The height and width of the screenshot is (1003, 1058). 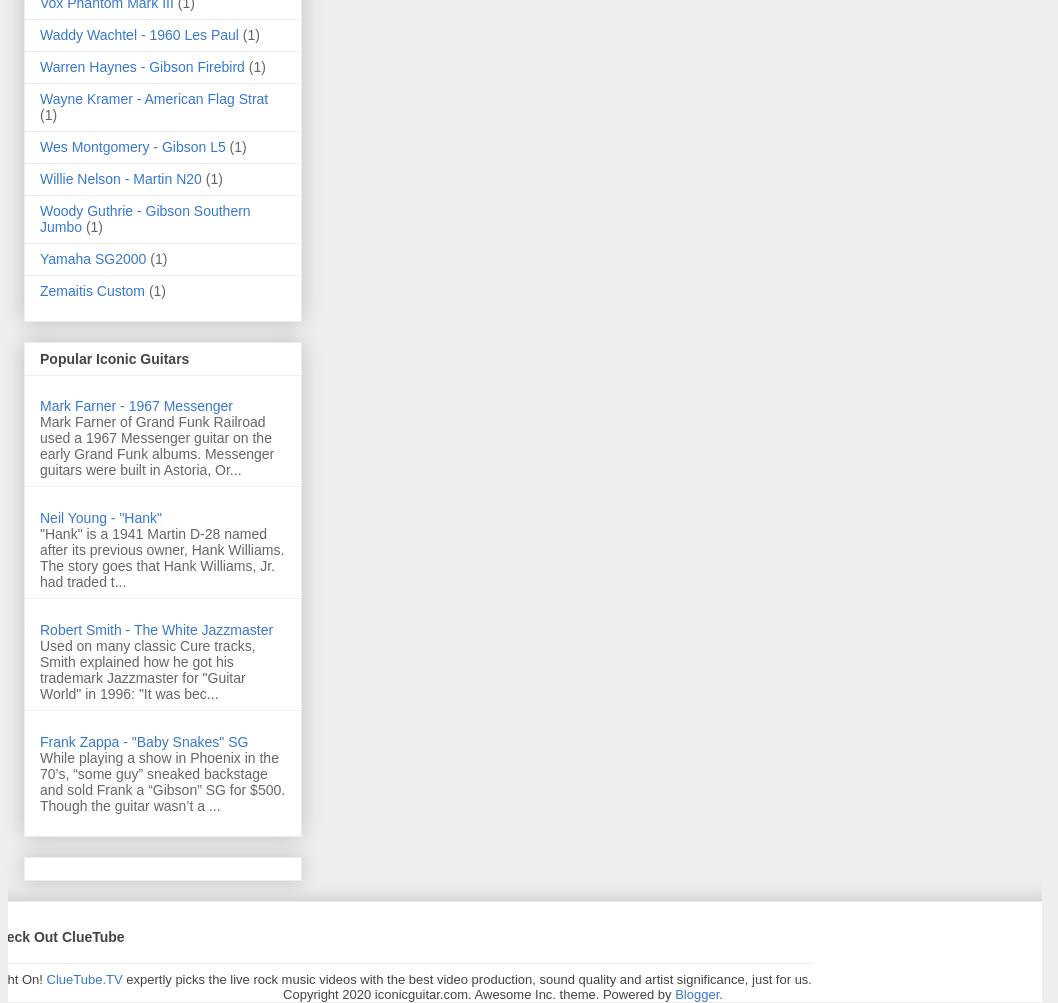 What do you see at coordinates (146, 669) in the screenshot?
I see `'Used on many classic Cure tracks, Smith explained how he got his trademark Jazzmaster for "Guitar World" in 1996: "It was bec...'` at bounding box center [146, 669].